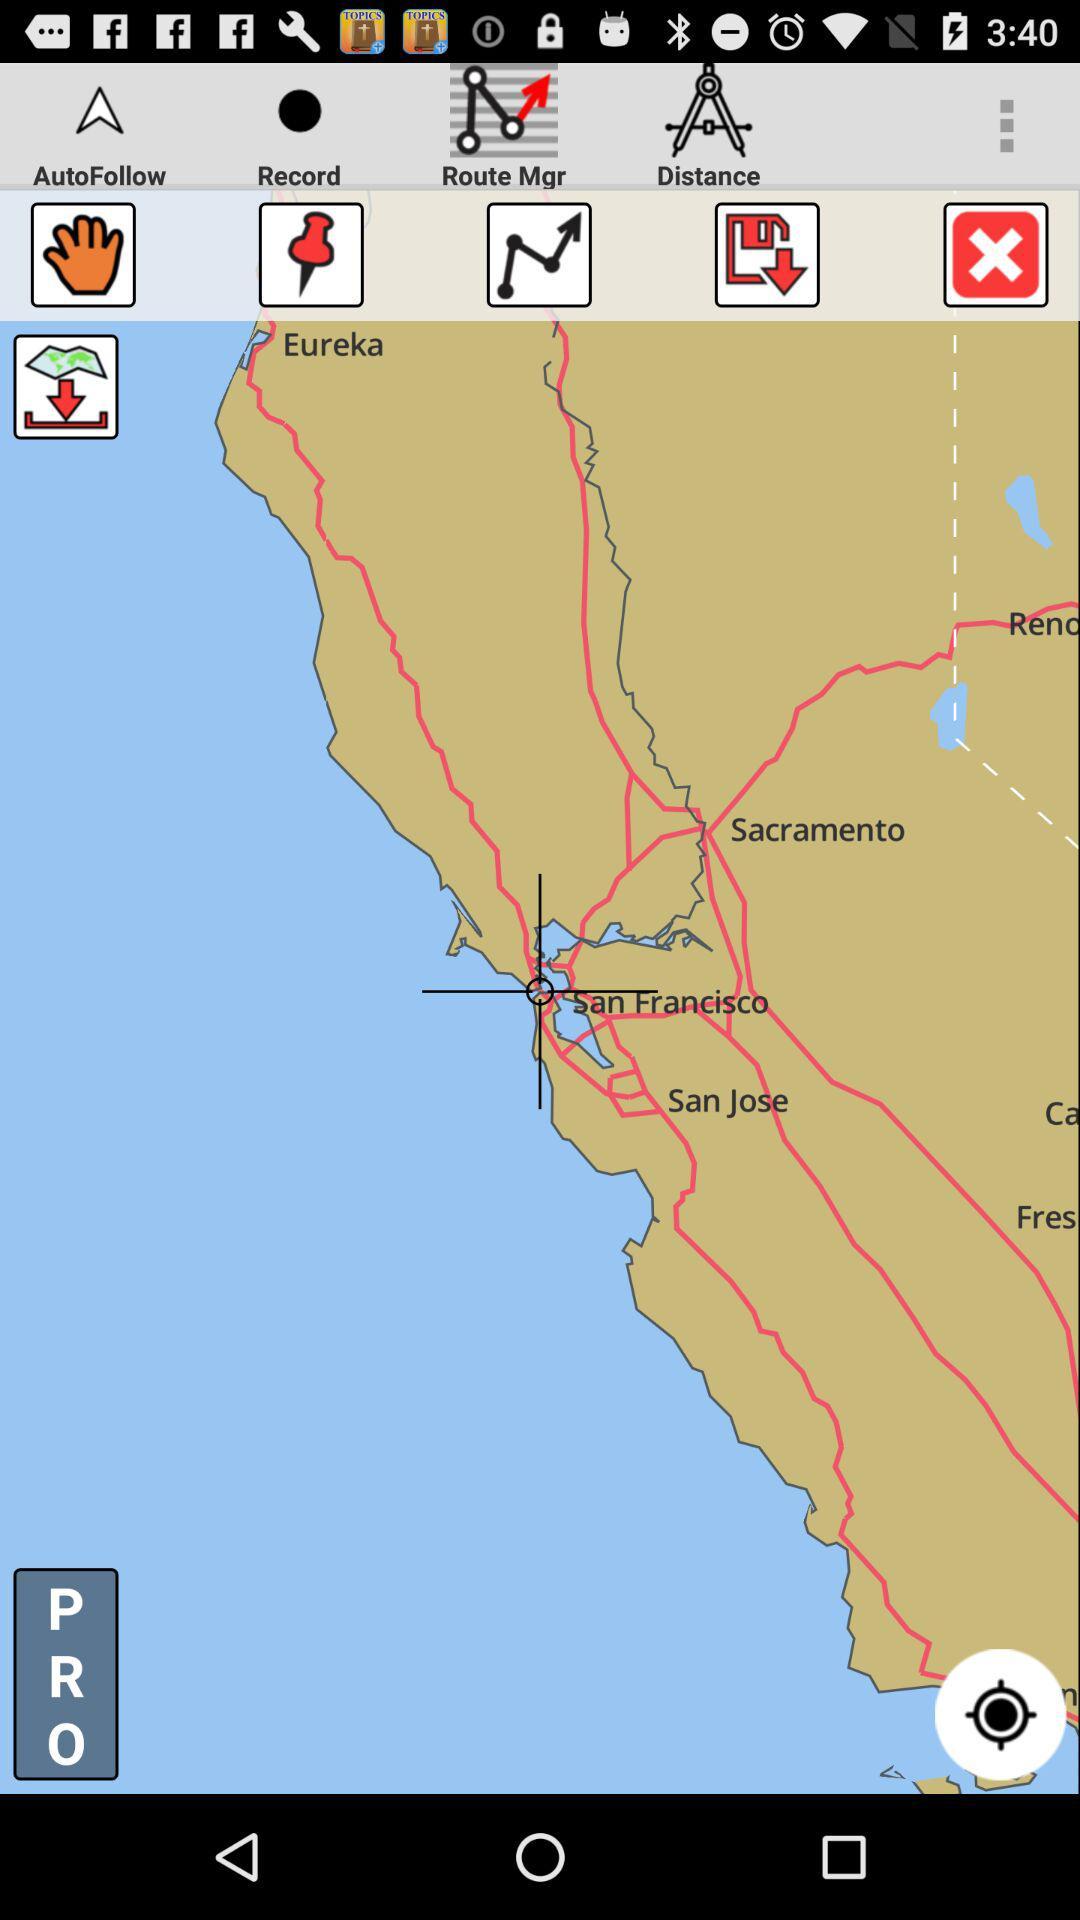 The image size is (1080, 1920). Describe the element at coordinates (64, 387) in the screenshot. I see `download map` at that location.